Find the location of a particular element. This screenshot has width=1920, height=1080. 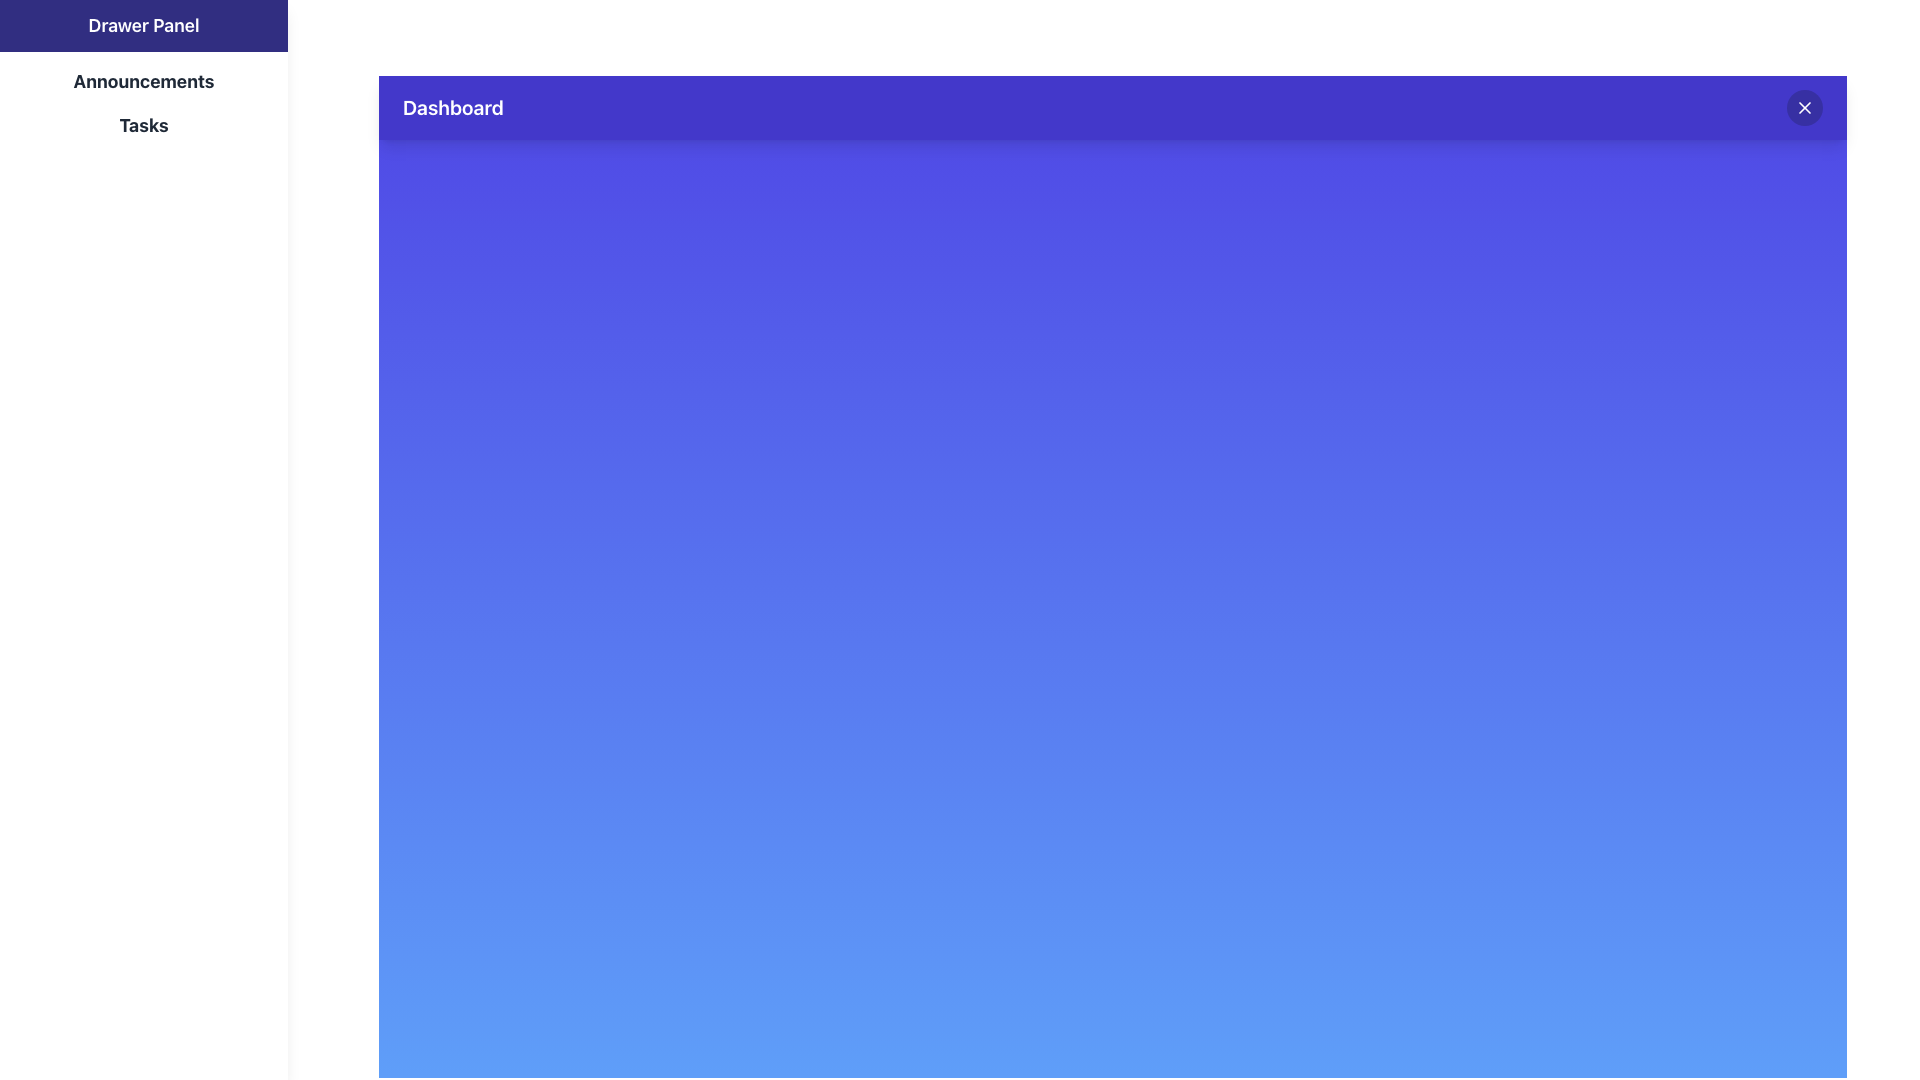

the bold text label displaying 'Tasks' located underneath 'Announcements' in the left panel of the interface is located at coordinates (143, 126).